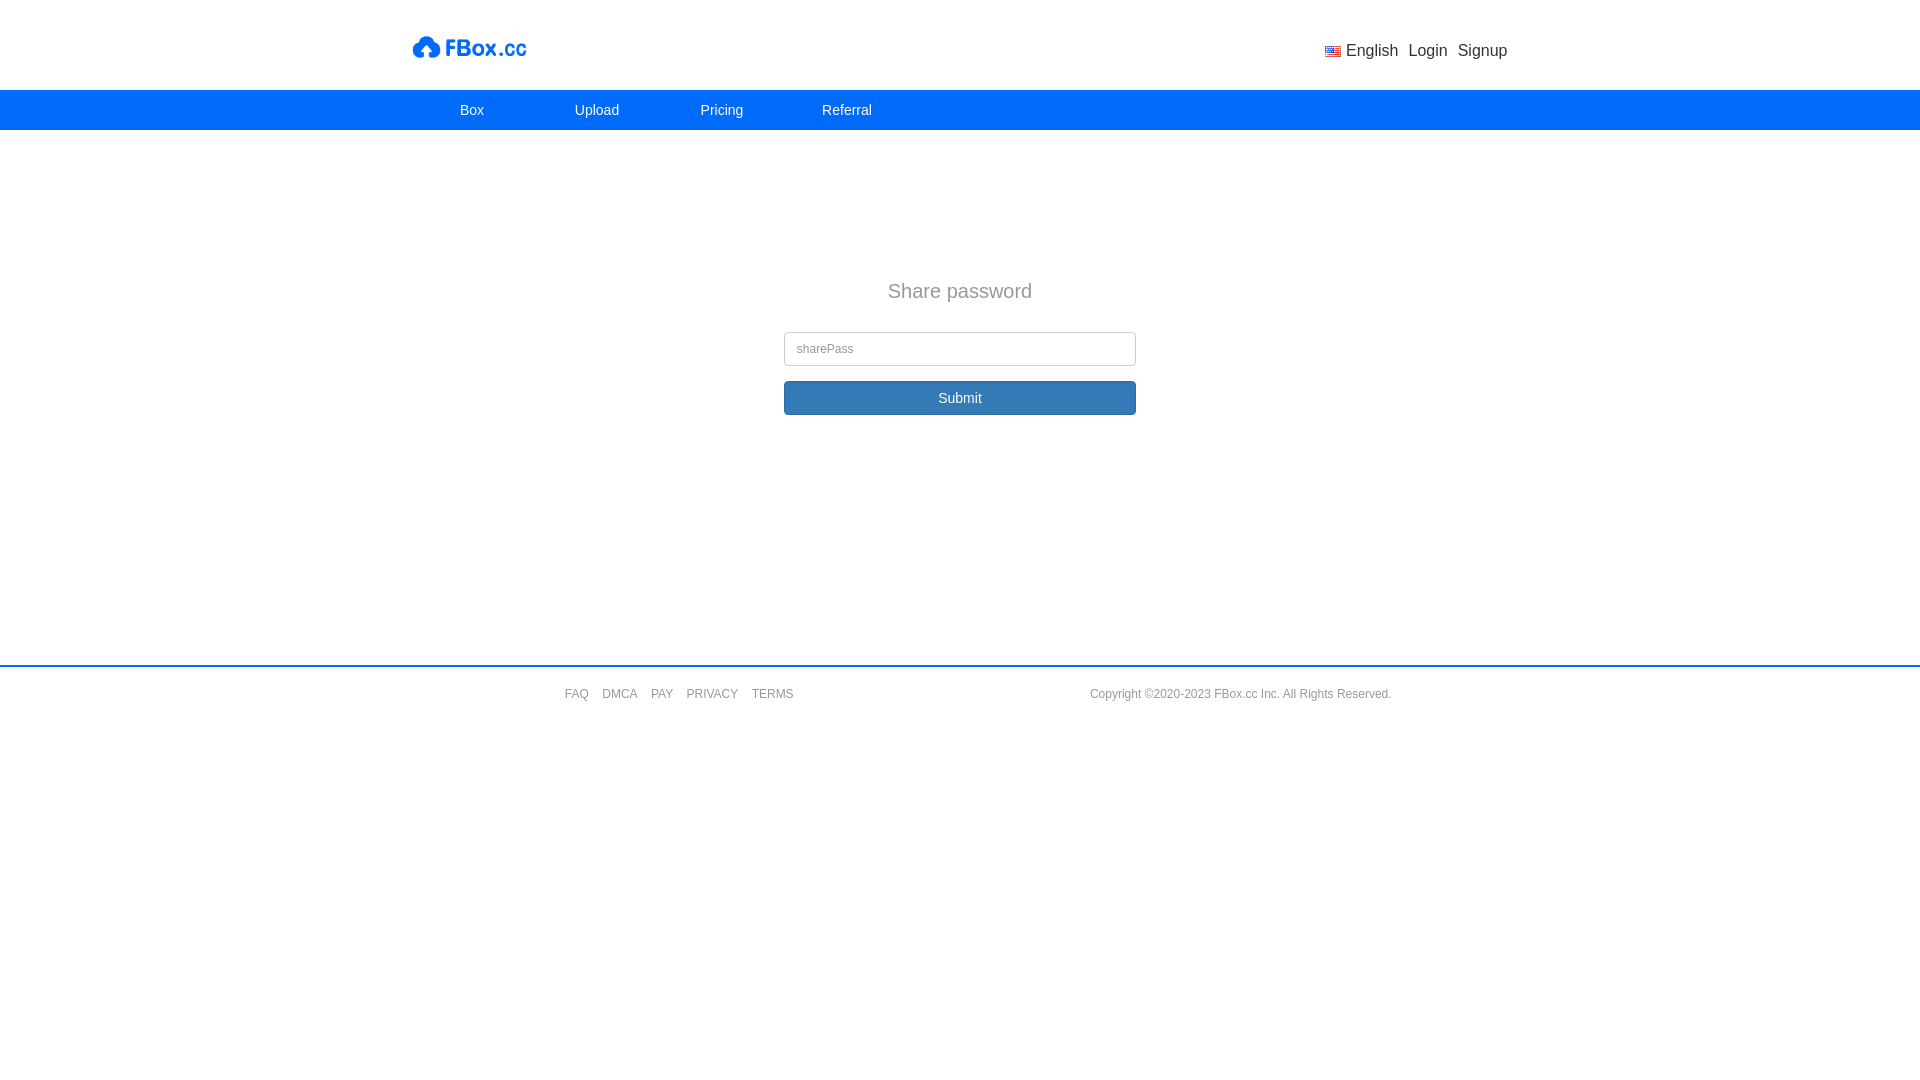  What do you see at coordinates (782, 110) in the screenshot?
I see `'Referral'` at bounding box center [782, 110].